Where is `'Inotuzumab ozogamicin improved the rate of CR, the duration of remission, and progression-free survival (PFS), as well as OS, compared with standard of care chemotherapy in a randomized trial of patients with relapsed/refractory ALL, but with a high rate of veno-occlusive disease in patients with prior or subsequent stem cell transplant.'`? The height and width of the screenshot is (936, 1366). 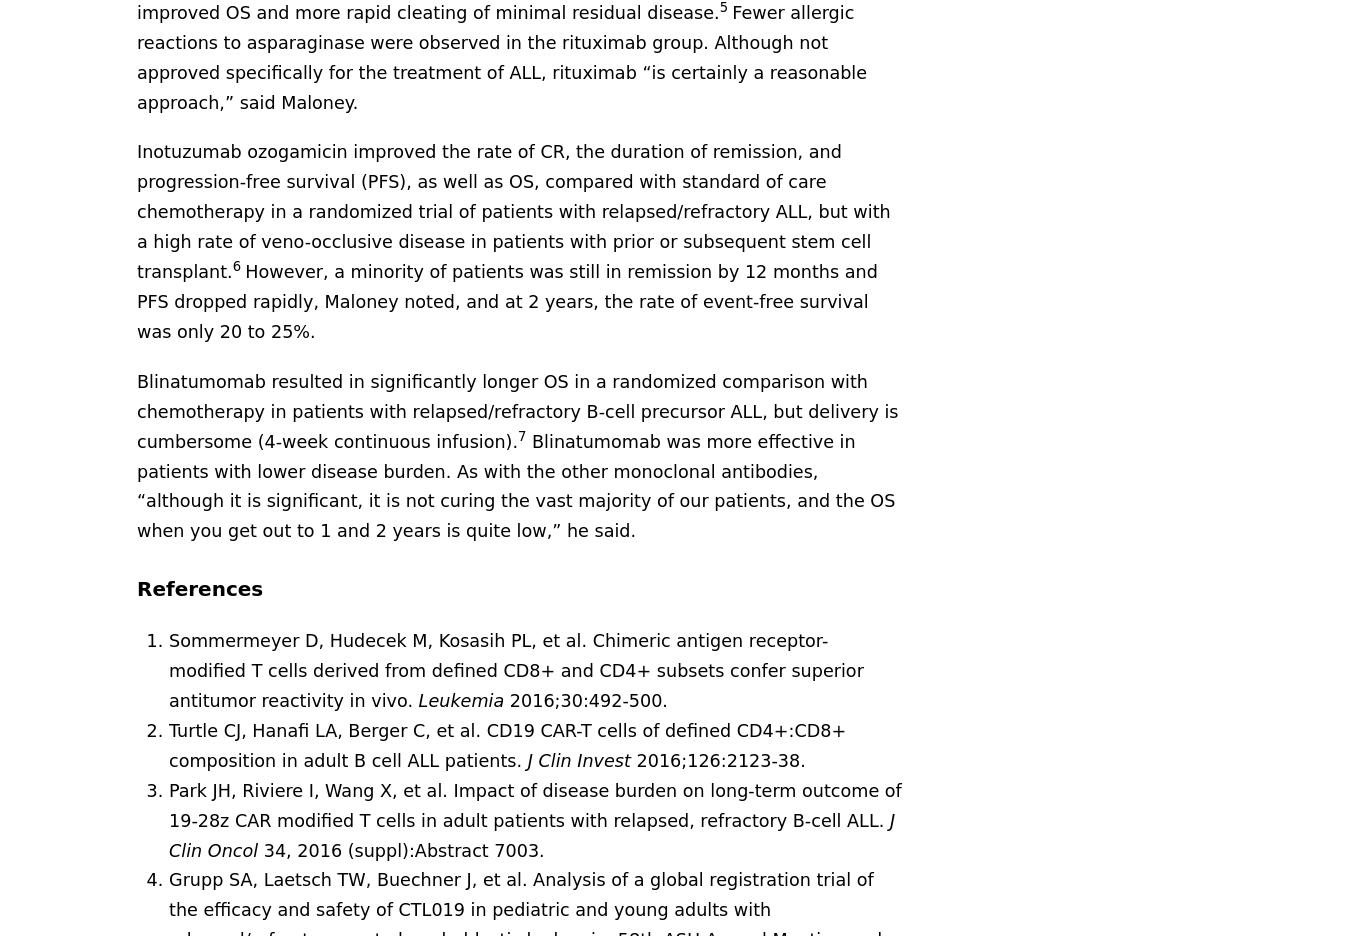
'Inotuzumab ozogamicin improved the rate of CR, the duration of remission, and progression-free survival (PFS), as well as OS, compared with standard of care chemotherapy in a randomized trial of patients with relapsed/refractory ALL, but with a high rate of veno-occlusive disease in patients with prior or subsequent stem cell transplant.' is located at coordinates (513, 212).